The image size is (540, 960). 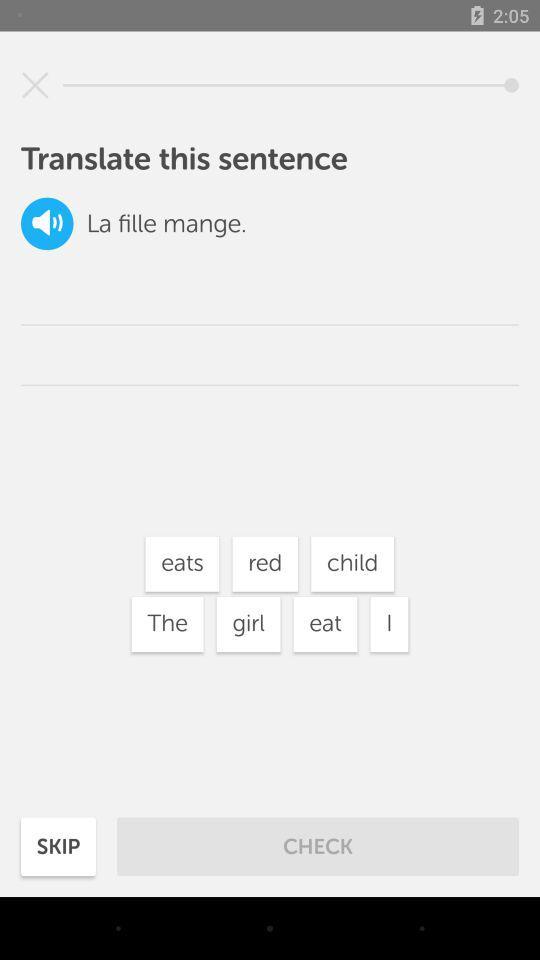 What do you see at coordinates (248, 623) in the screenshot?
I see `the item below the eats` at bounding box center [248, 623].